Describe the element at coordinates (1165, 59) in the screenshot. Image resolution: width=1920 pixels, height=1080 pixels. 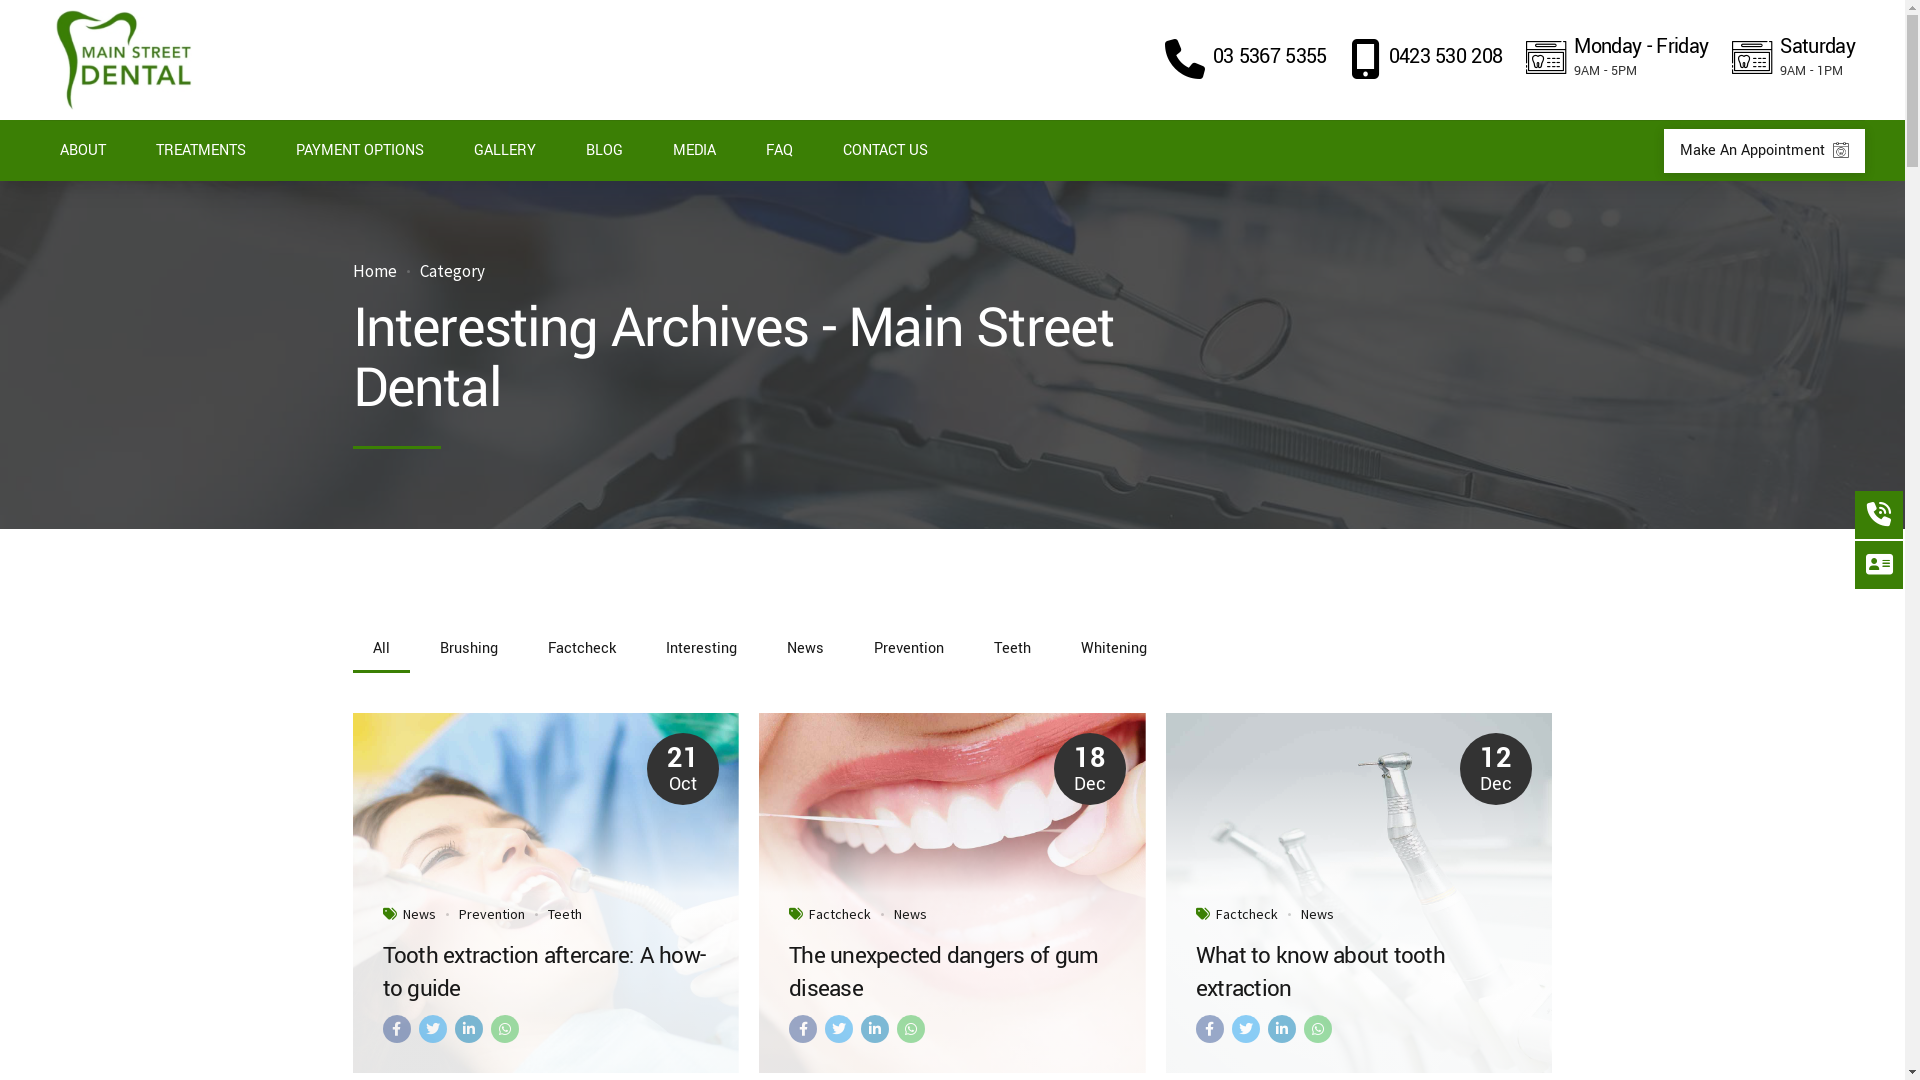
I see `'03 5367 5355'` at that location.